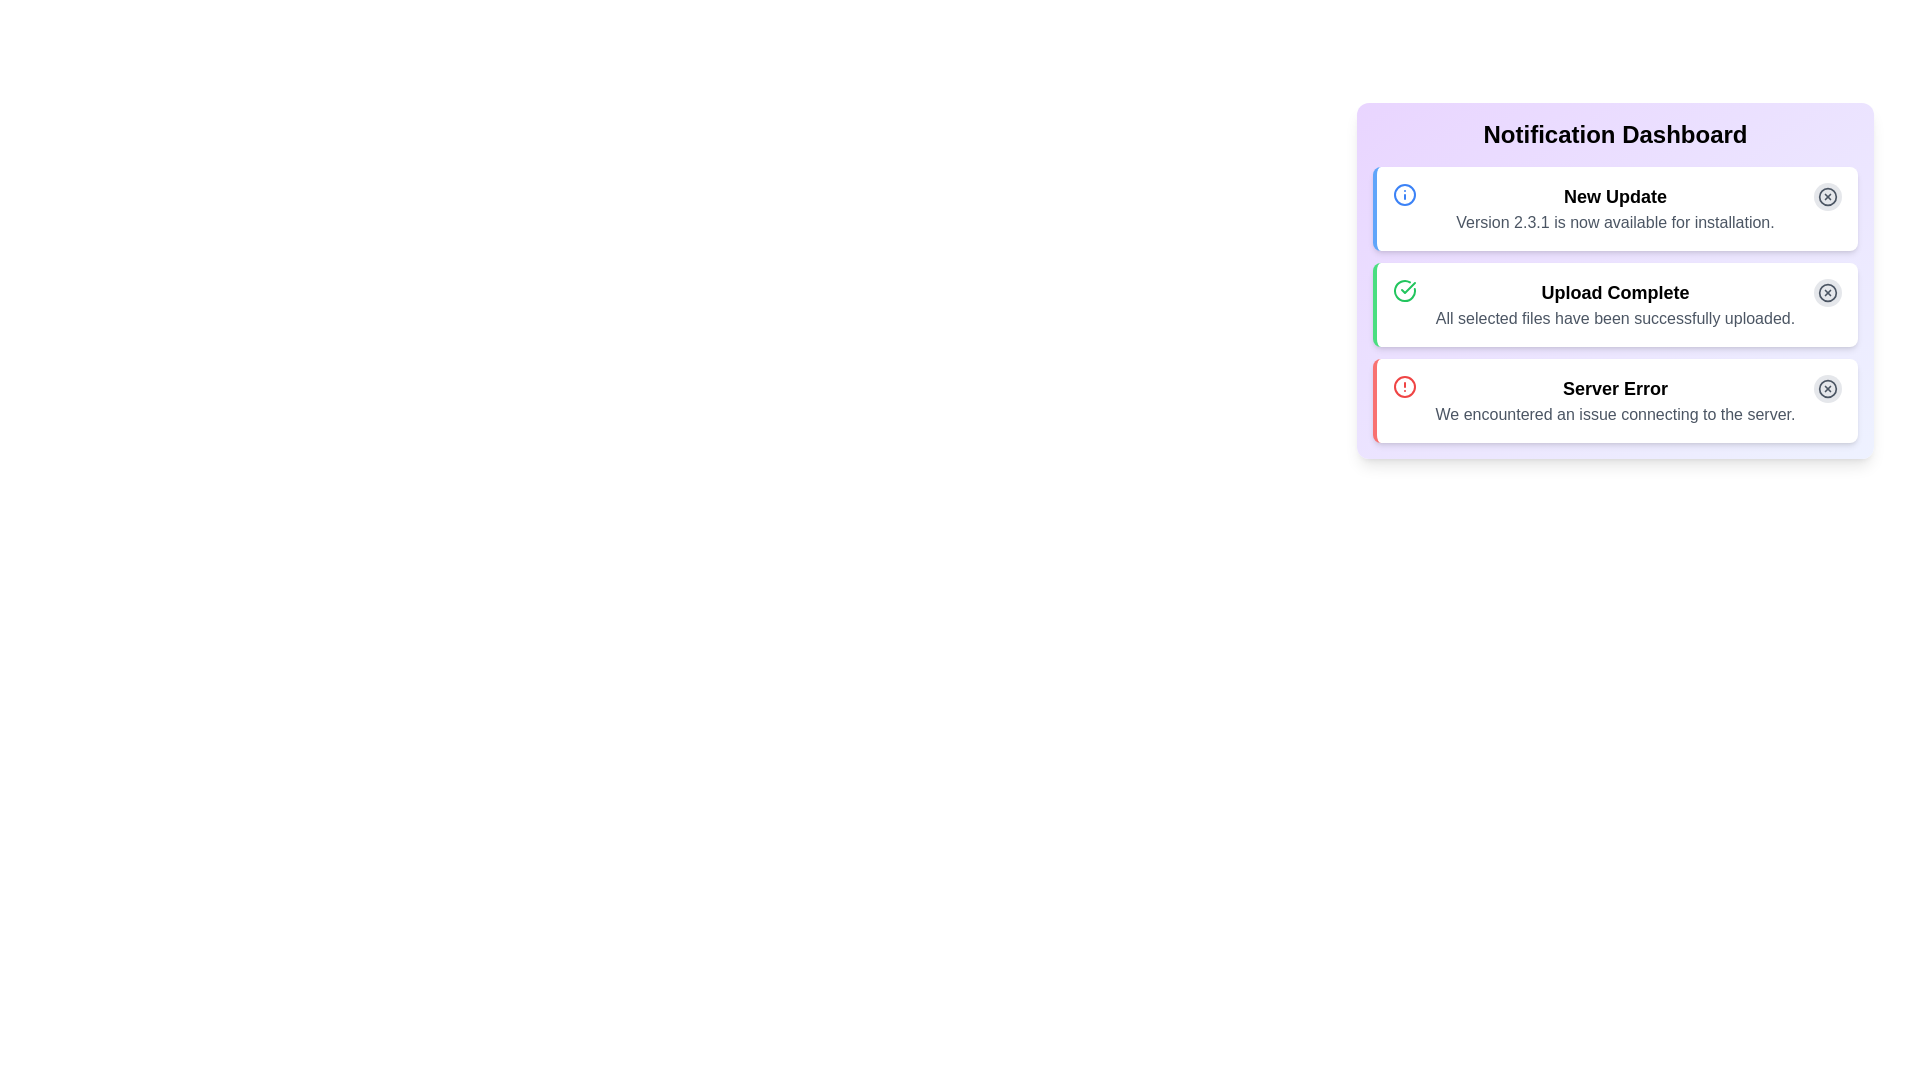 The image size is (1920, 1080). What do you see at coordinates (1615, 208) in the screenshot?
I see `and drop the 'New Update' notification text block within the Notification Dashboard` at bounding box center [1615, 208].